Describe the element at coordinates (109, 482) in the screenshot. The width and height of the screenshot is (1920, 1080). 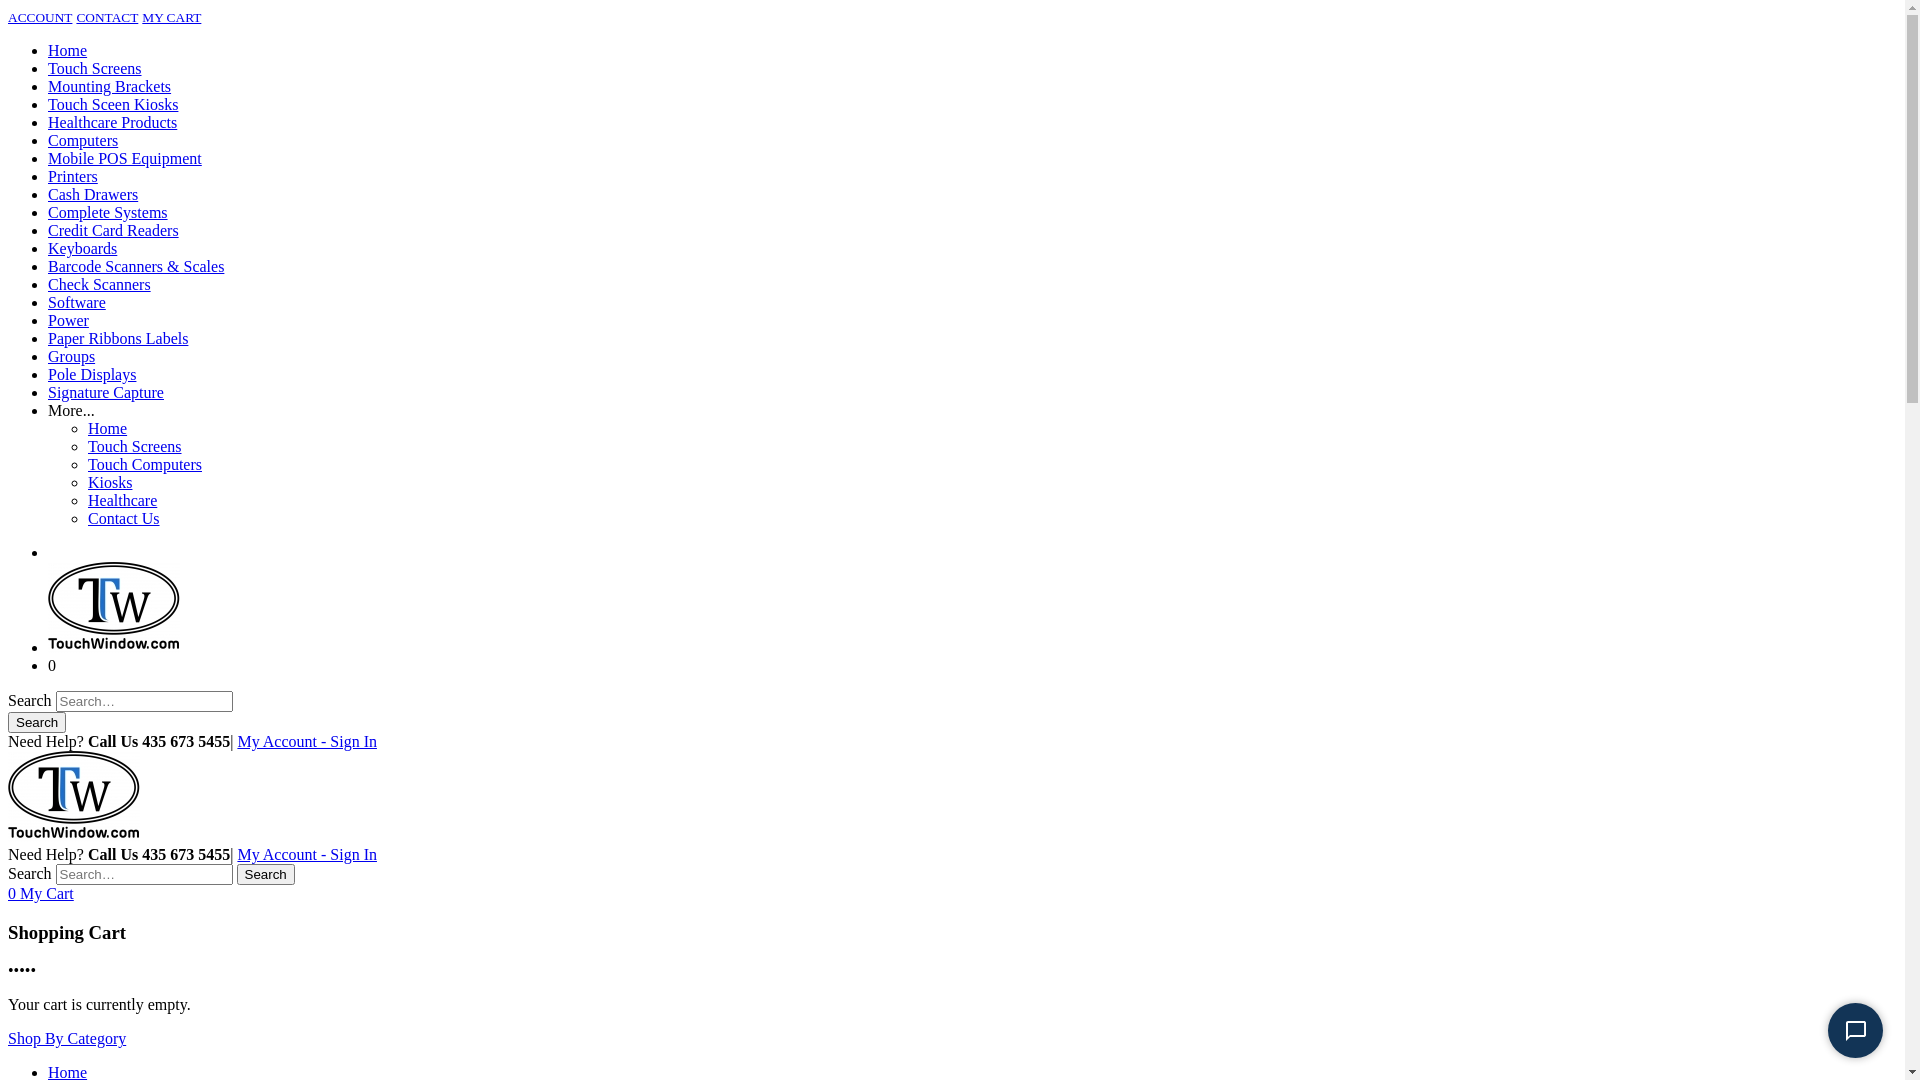
I see `'Kiosks'` at that location.